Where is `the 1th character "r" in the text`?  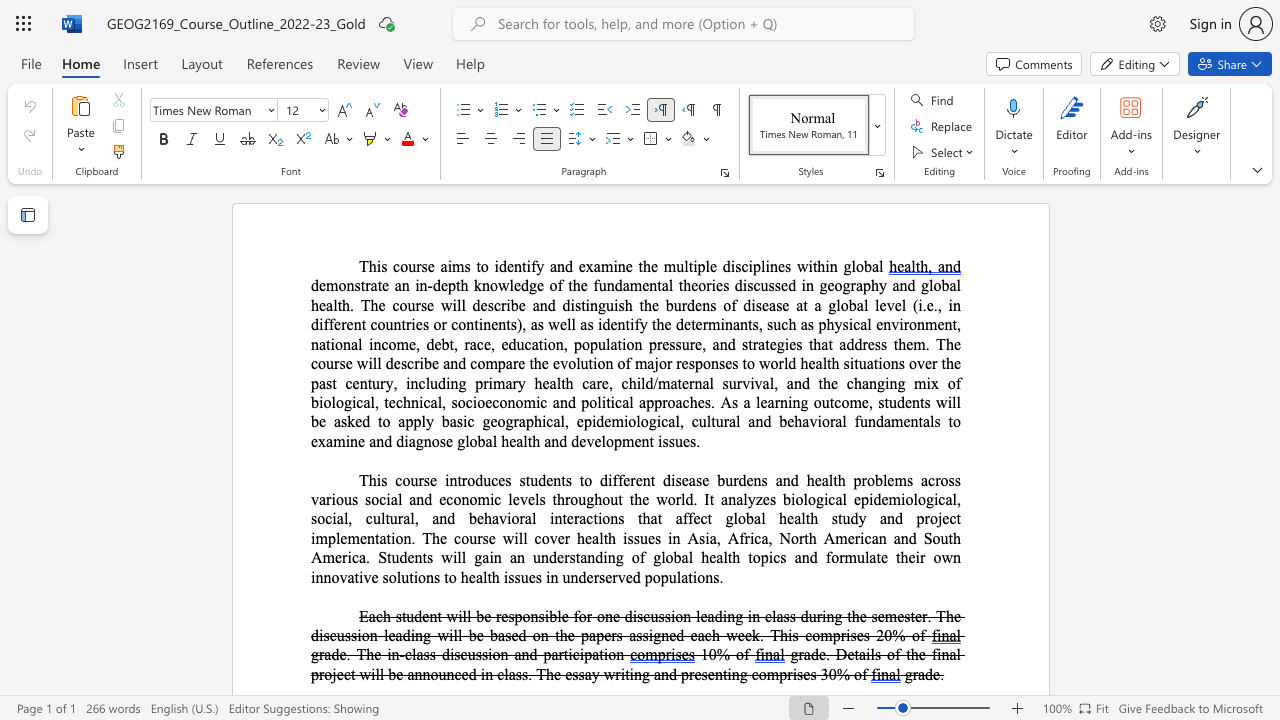
the 1th character "r" in the text is located at coordinates (776, 402).